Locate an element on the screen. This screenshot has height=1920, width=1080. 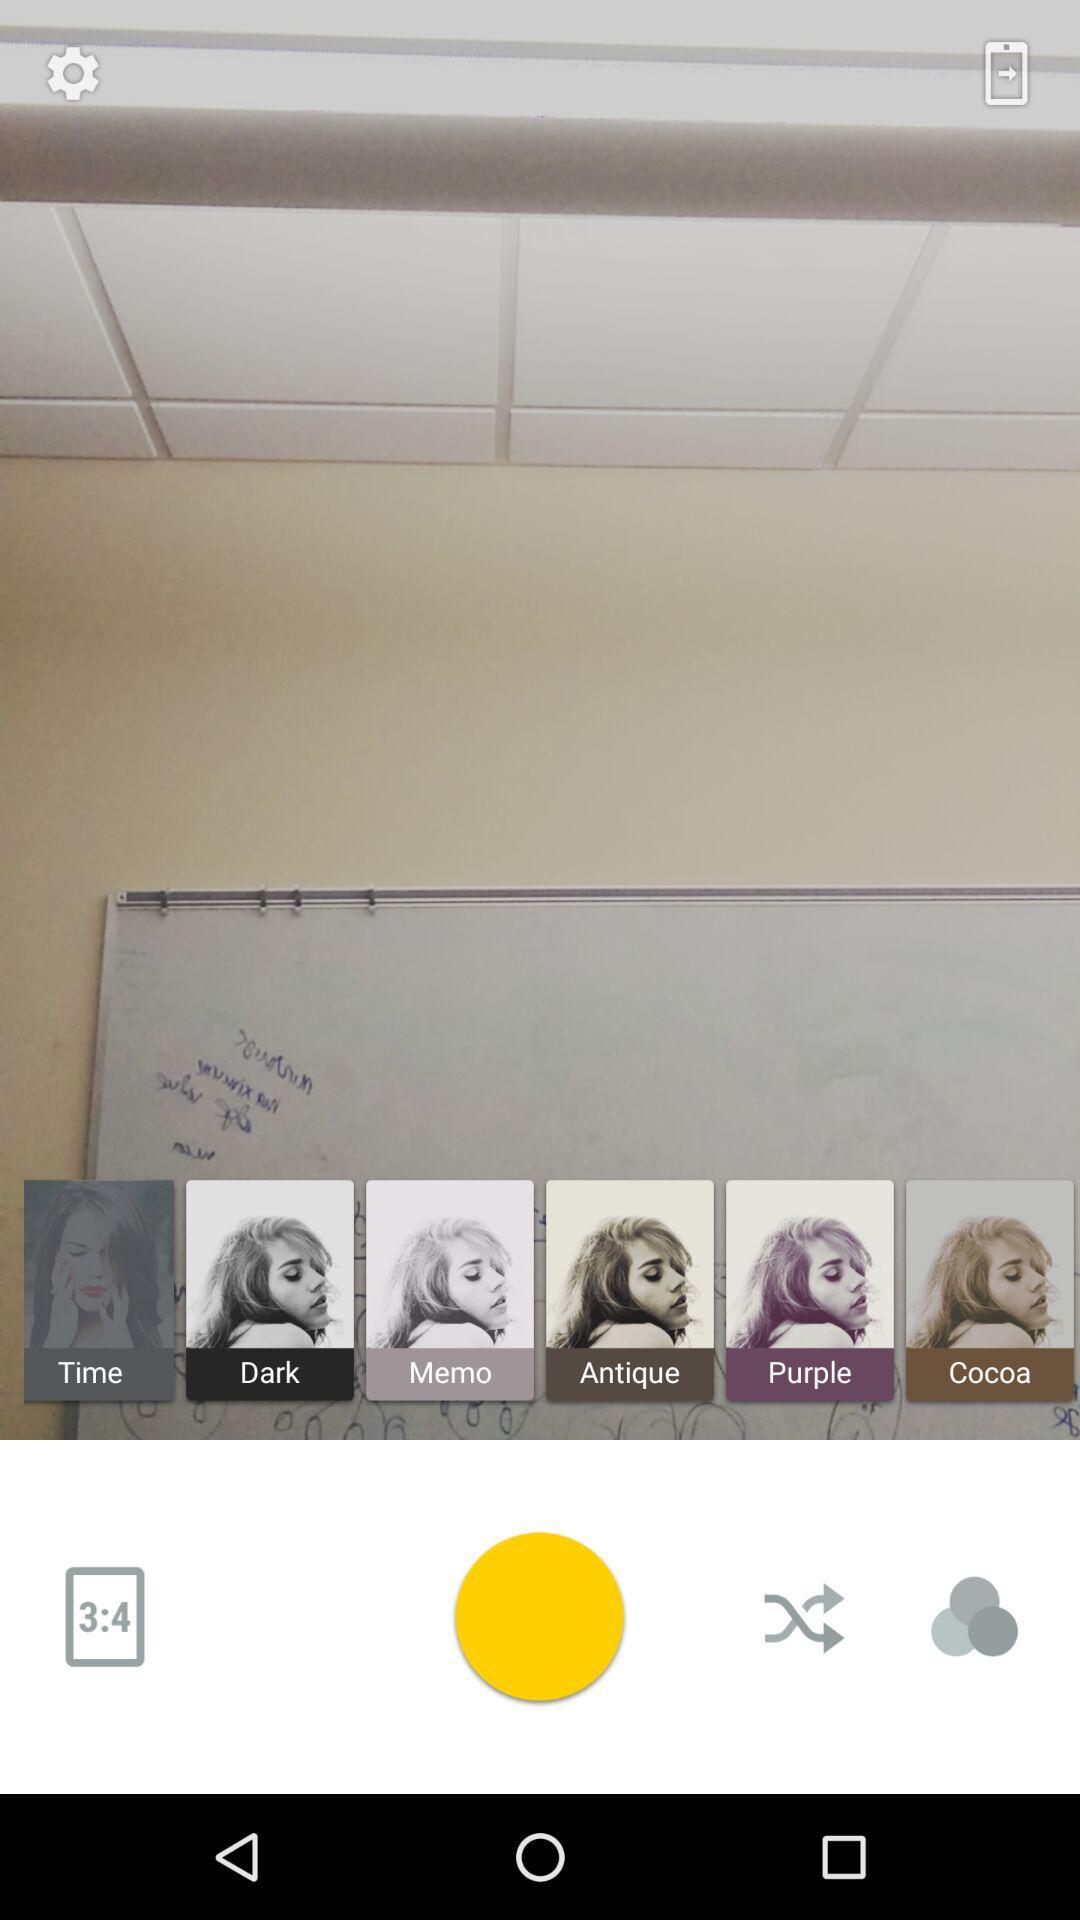
the icon at the top right corner of the page is located at coordinates (1006, 73).